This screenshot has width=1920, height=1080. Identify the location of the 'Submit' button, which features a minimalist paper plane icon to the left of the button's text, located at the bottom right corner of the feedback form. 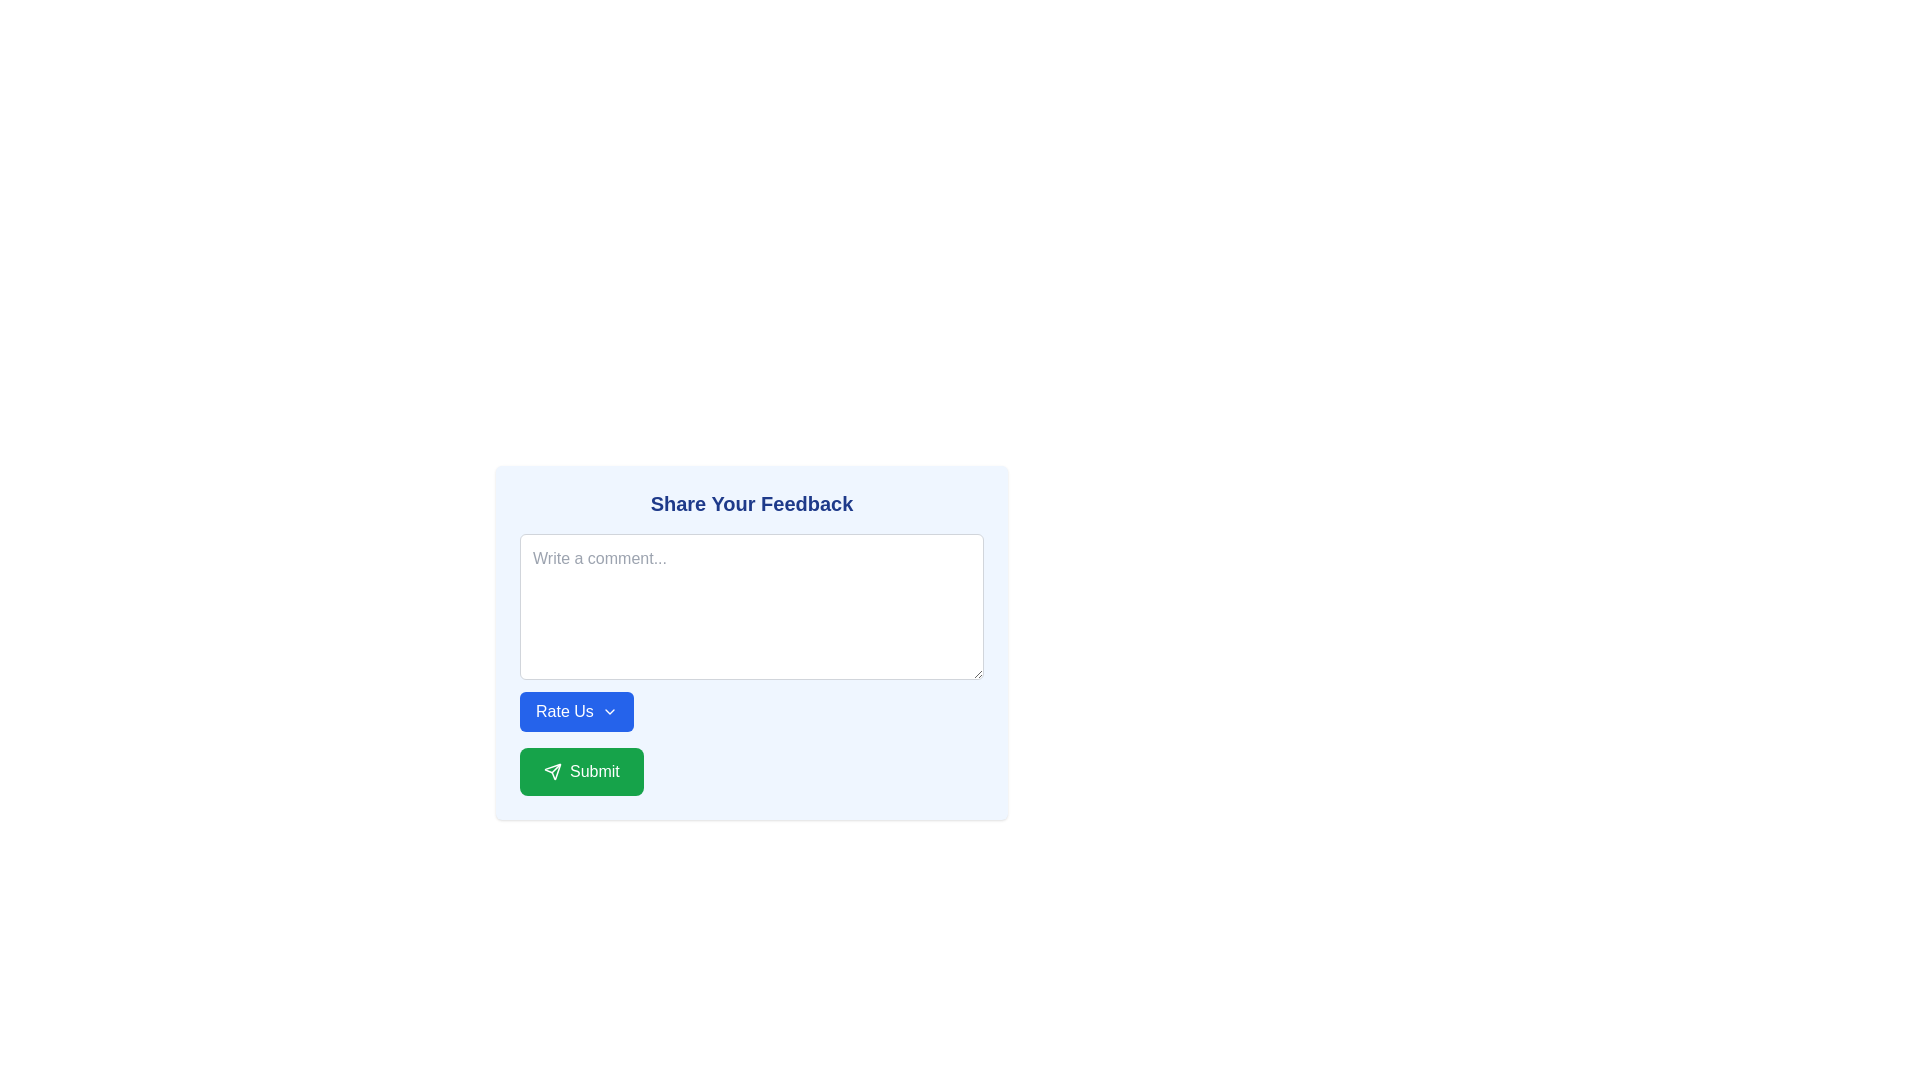
(552, 770).